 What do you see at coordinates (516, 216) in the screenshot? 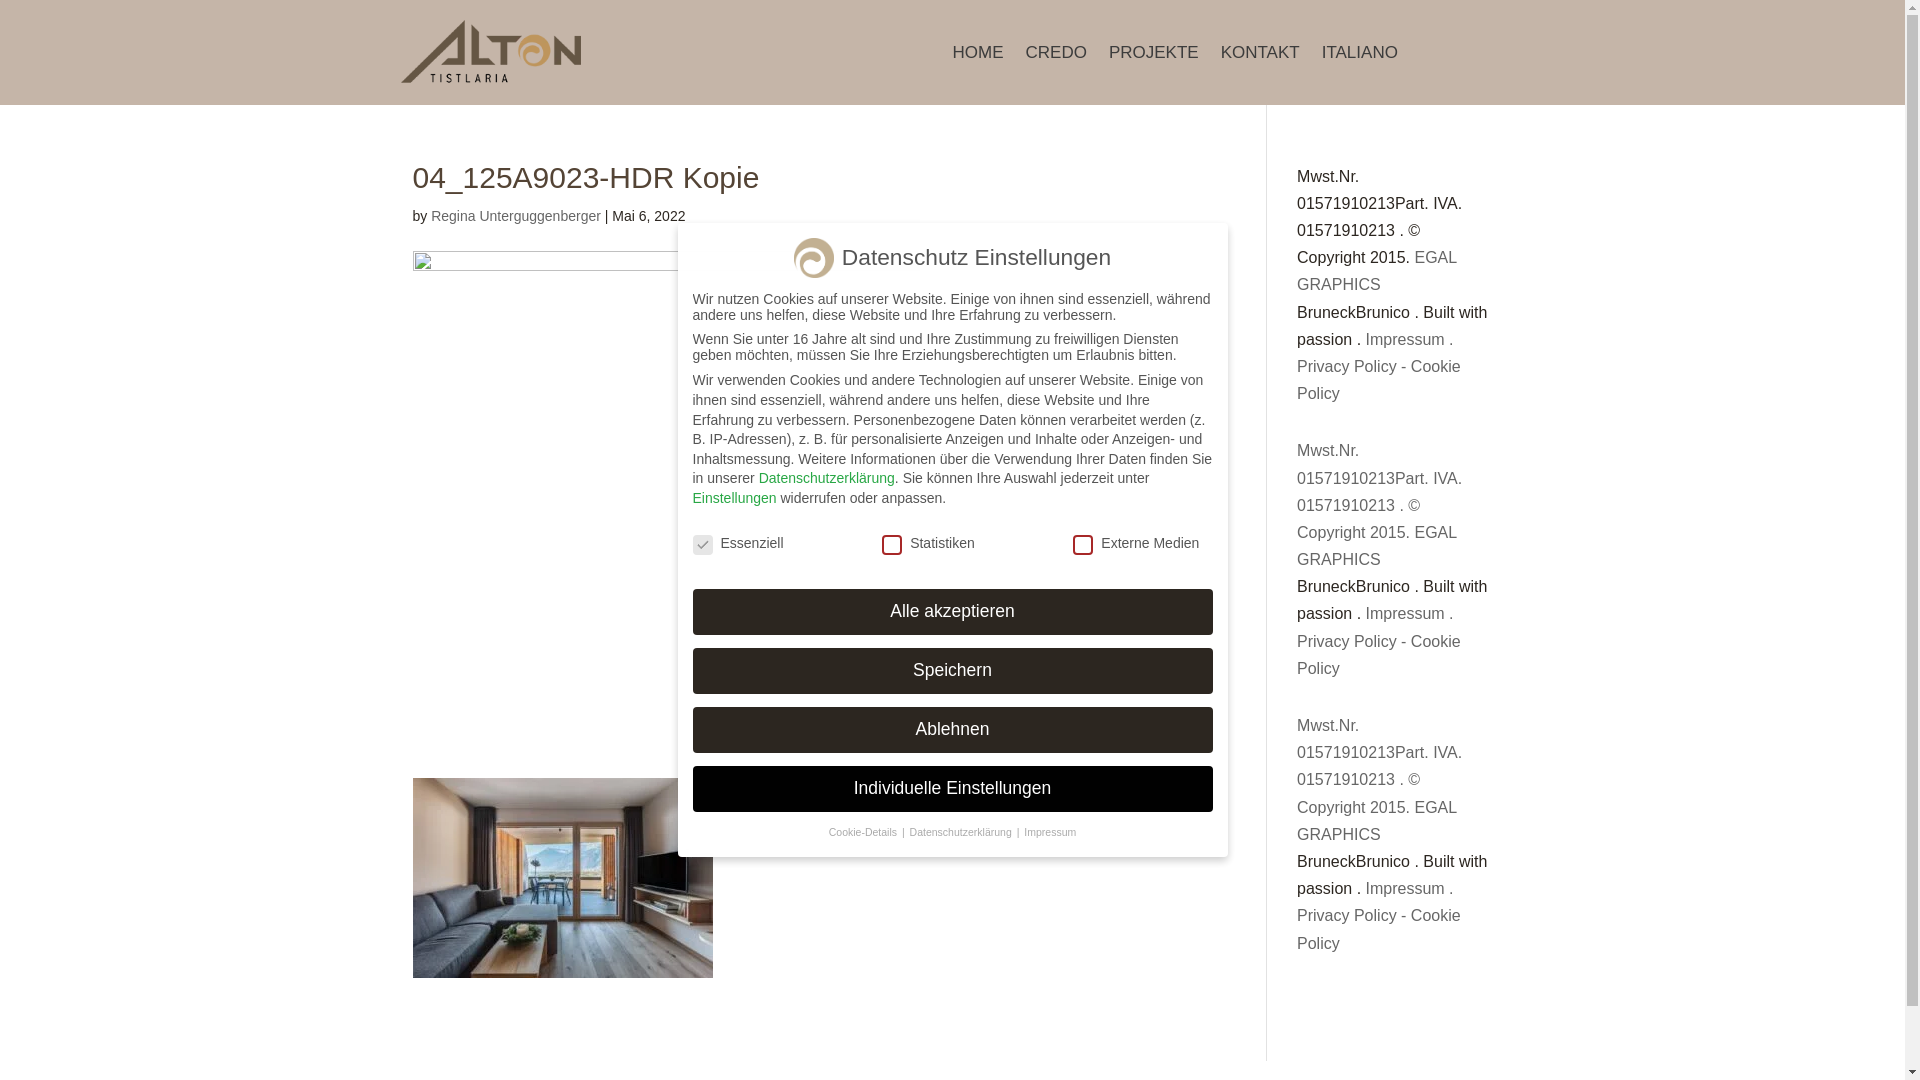
I see `'Regina Unterguggenberger'` at bounding box center [516, 216].